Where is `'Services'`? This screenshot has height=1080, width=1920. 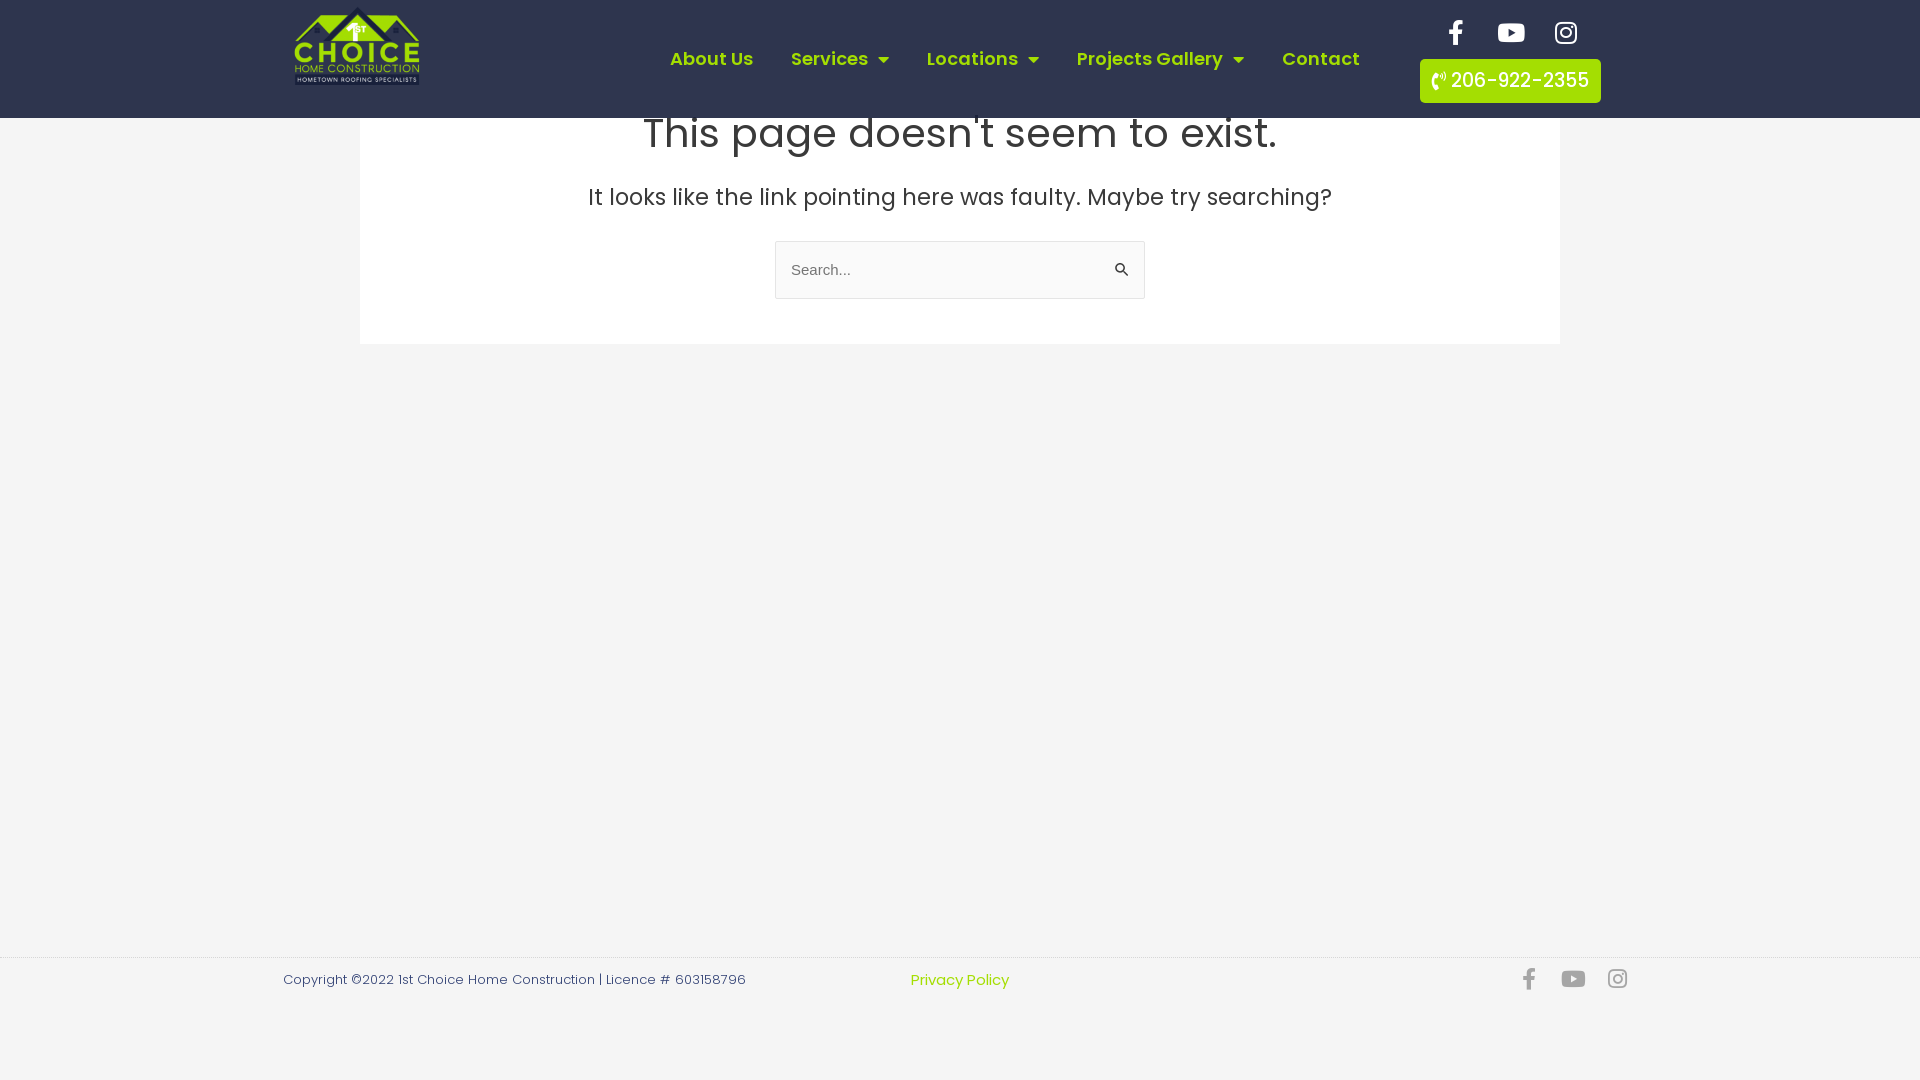
'Services' is located at coordinates (840, 57).